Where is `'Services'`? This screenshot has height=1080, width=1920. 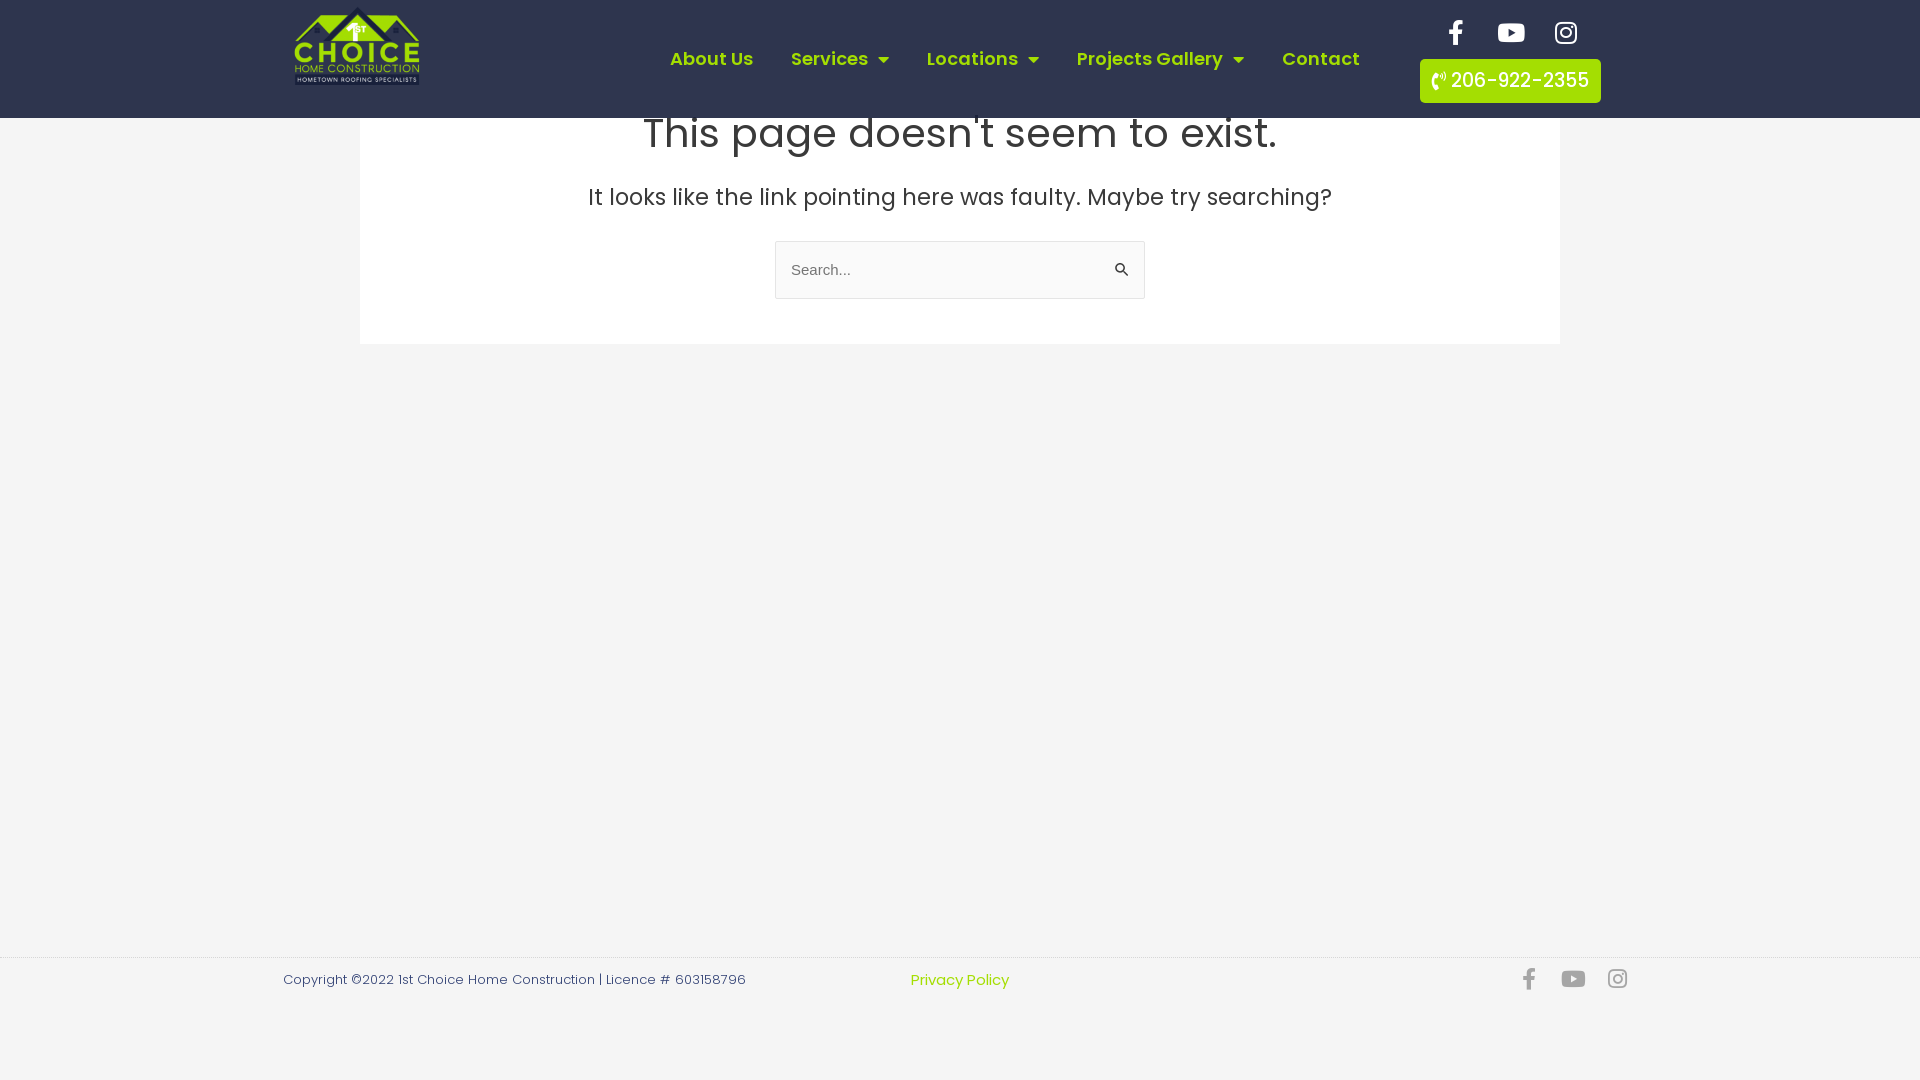
'Services' is located at coordinates (840, 57).